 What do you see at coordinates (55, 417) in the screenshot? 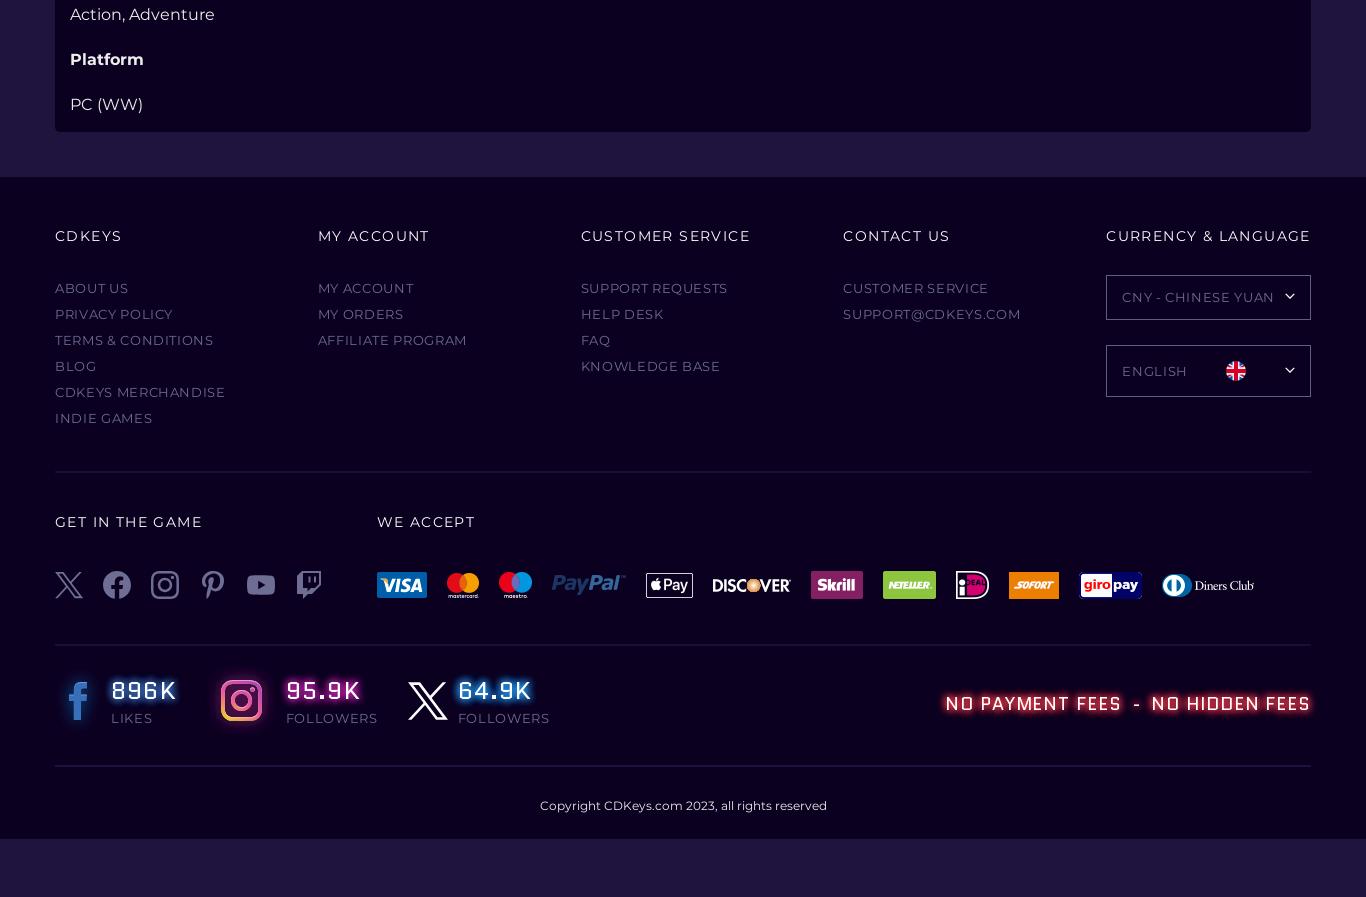
I see `'Indie Games'` at bounding box center [55, 417].